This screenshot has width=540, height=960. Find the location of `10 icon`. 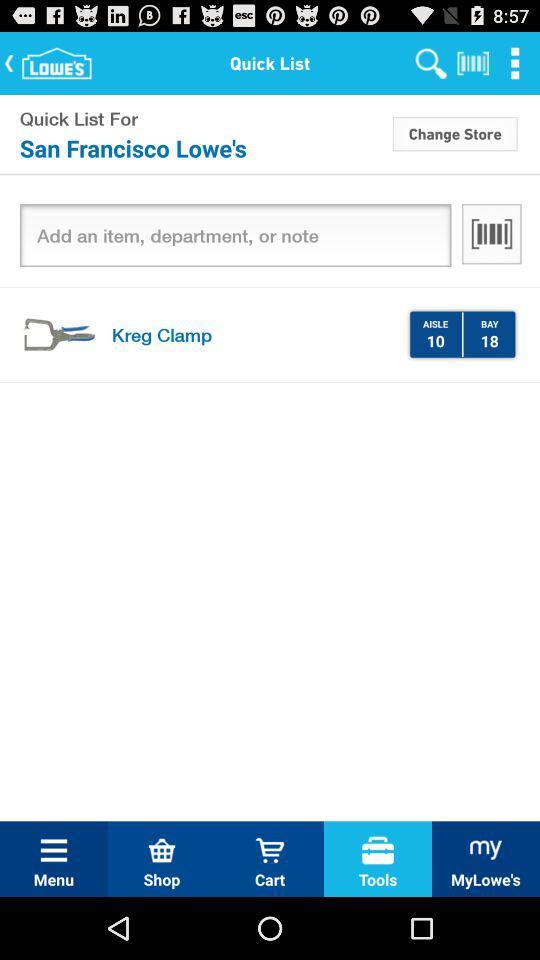

10 icon is located at coordinates (434, 340).